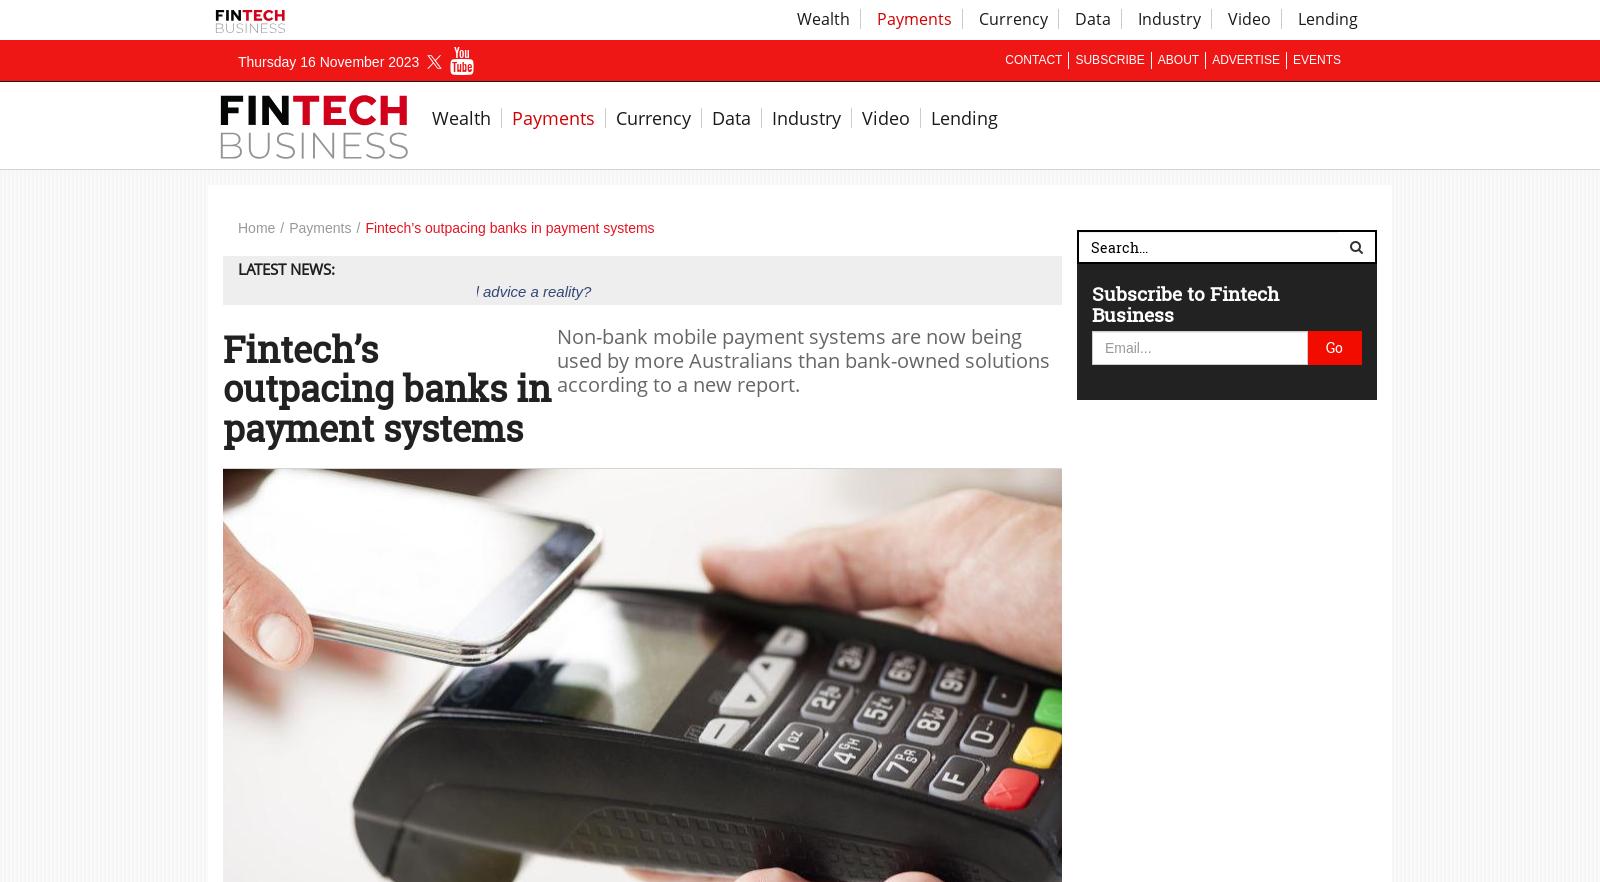 This screenshot has height=882, width=1600. Describe the element at coordinates (802, 358) in the screenshot. I see `'Non-bank mobile payment systems are now being used by more Australians than bank-owned solutions according to a new report.'` at that location.